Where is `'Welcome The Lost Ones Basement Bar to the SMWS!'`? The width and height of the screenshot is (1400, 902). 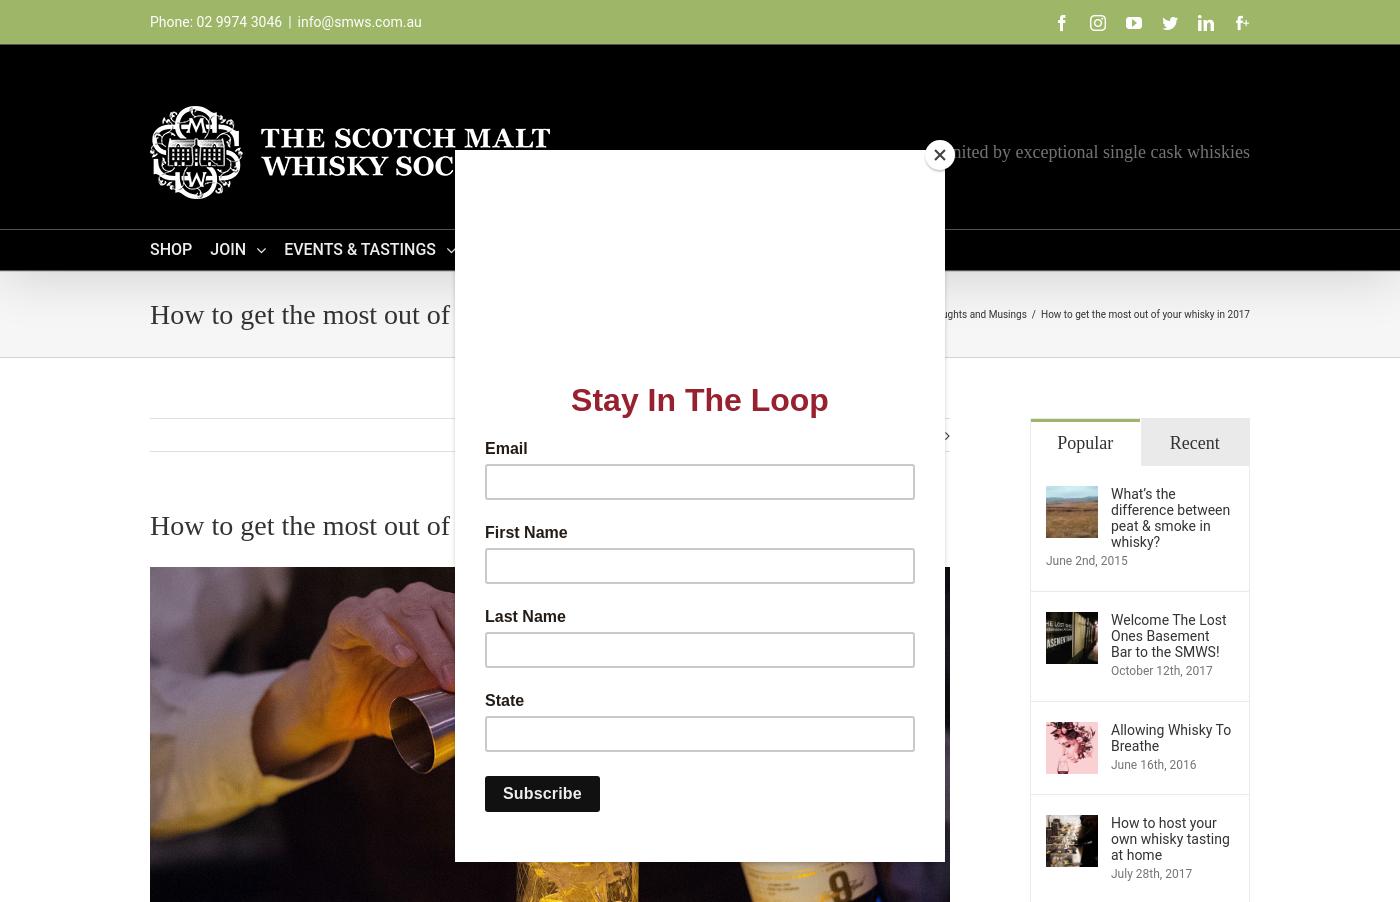 'Welcome The Lost Ones Basement Bar to the SMWS!' is located at coordinates (1168, 634).